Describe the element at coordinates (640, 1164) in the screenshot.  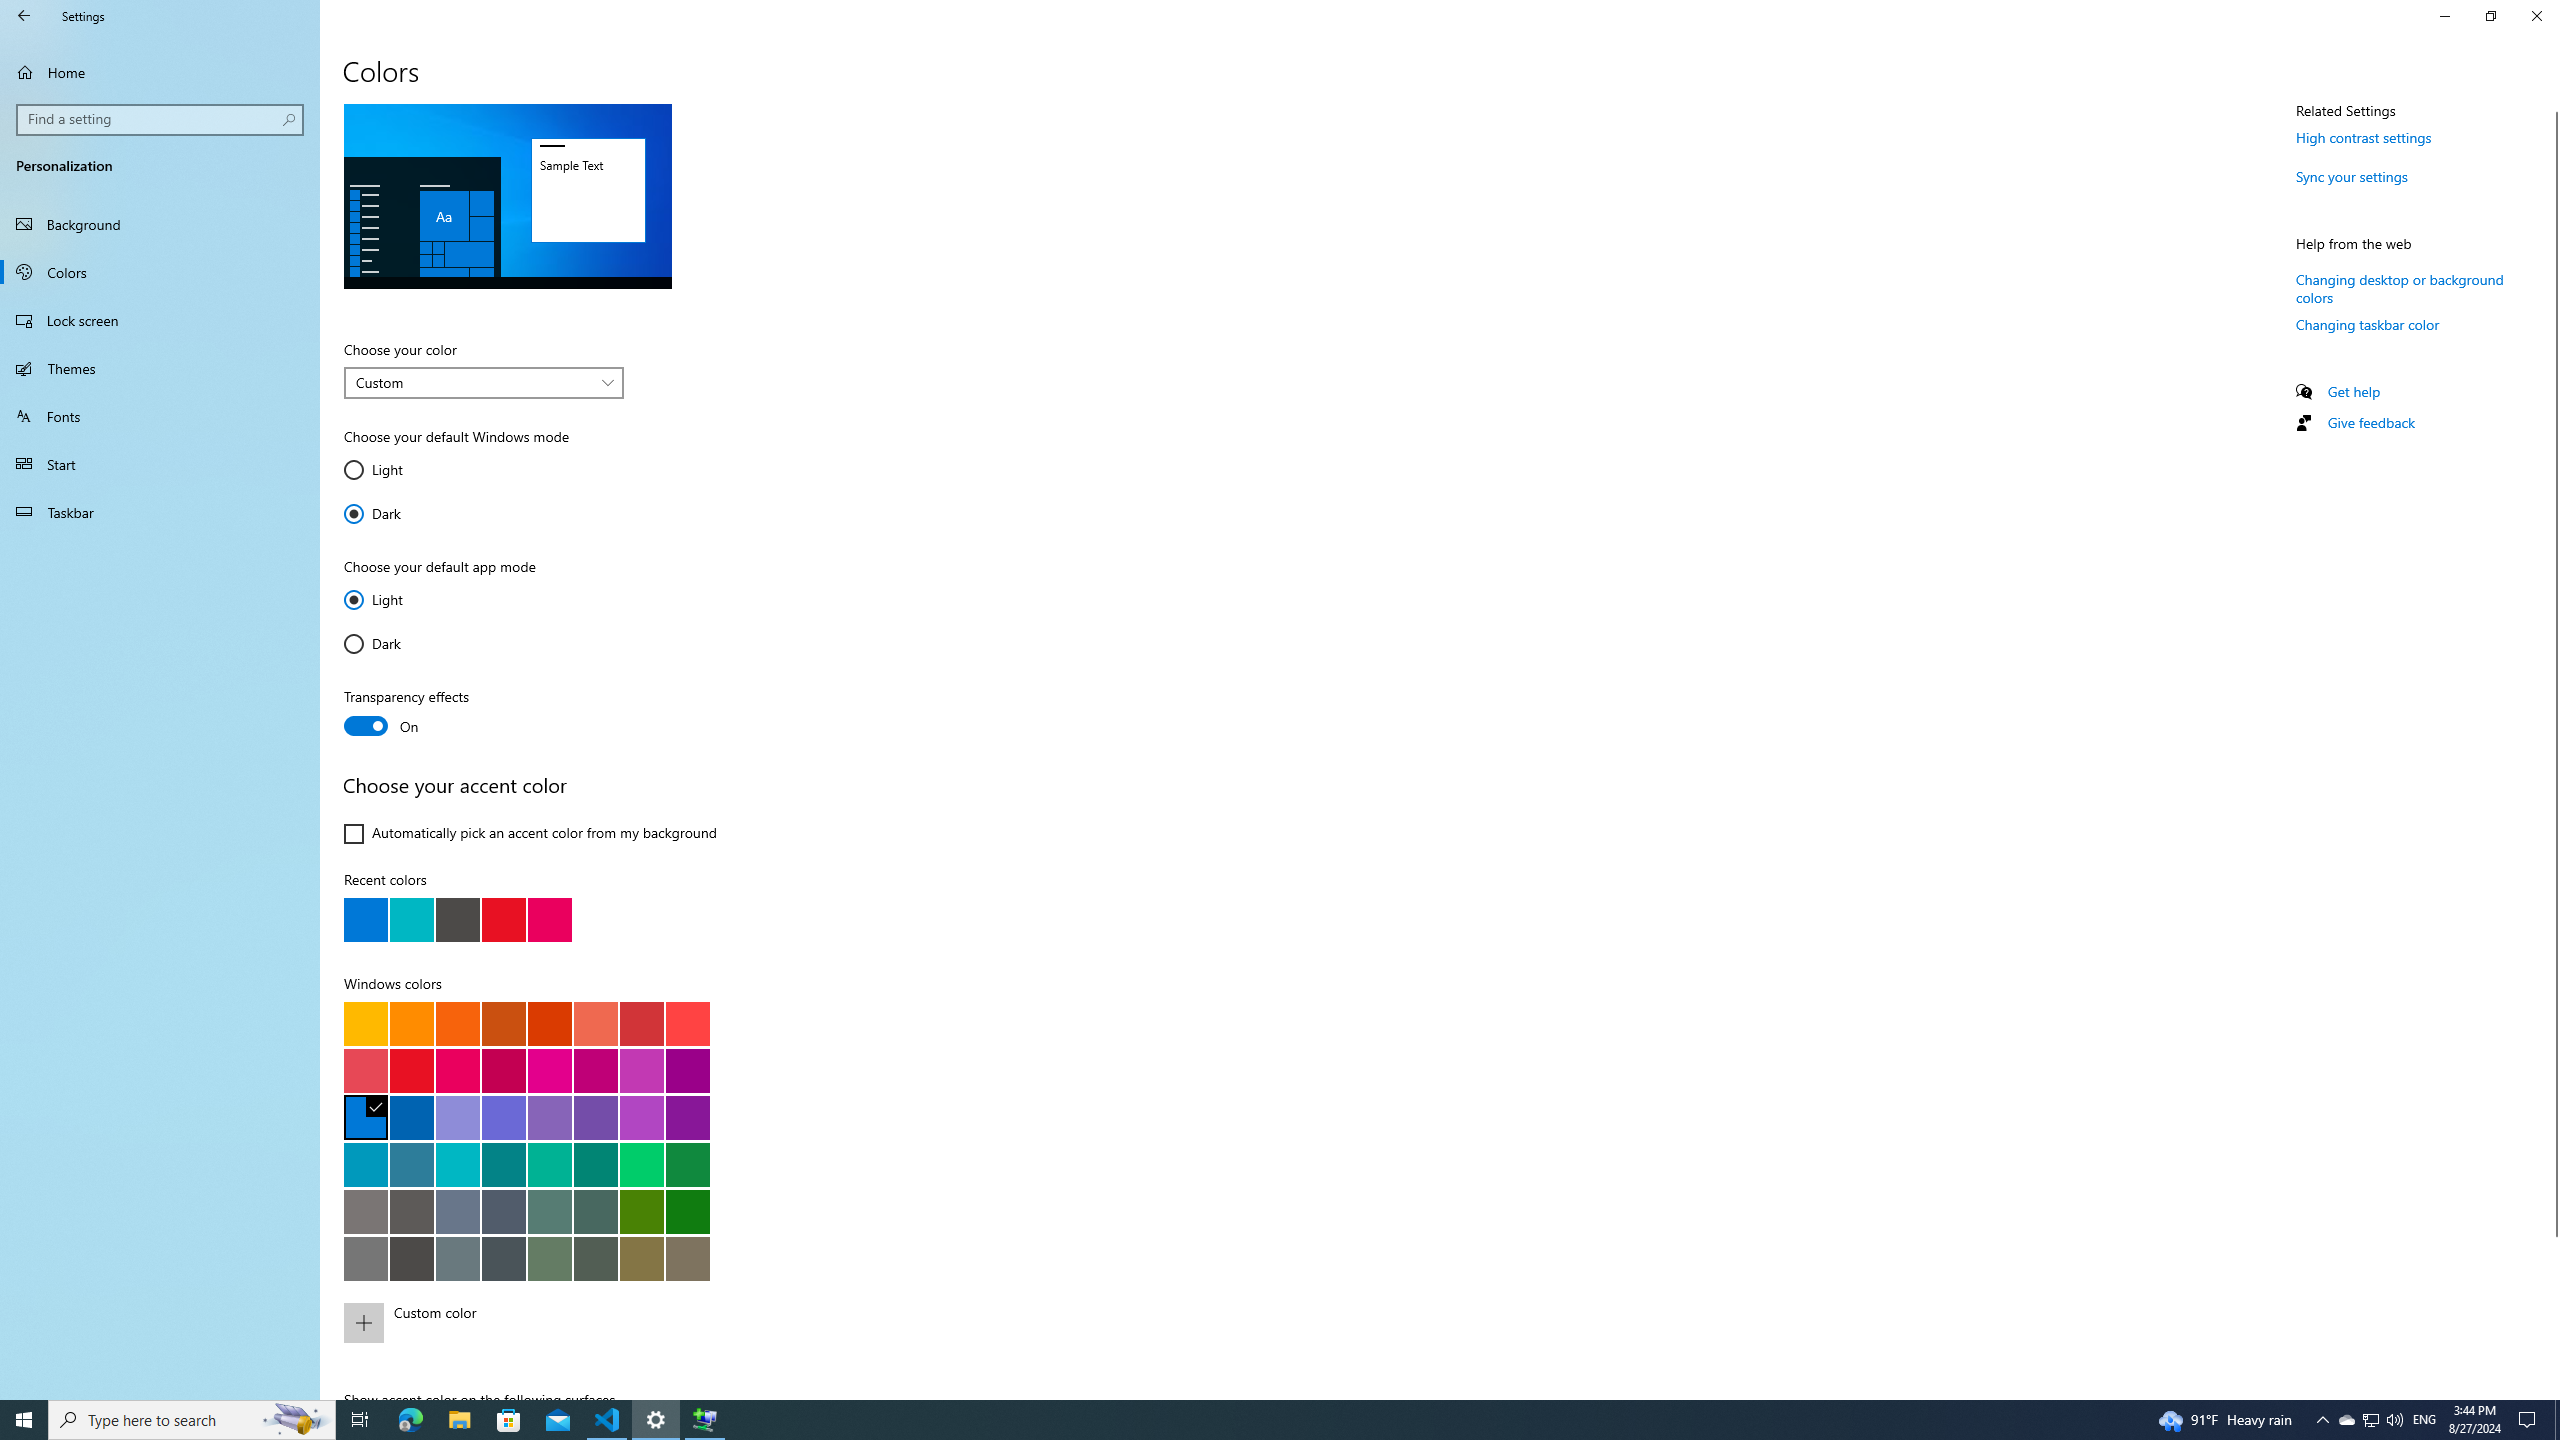
I see `'Turf green'` at that location.